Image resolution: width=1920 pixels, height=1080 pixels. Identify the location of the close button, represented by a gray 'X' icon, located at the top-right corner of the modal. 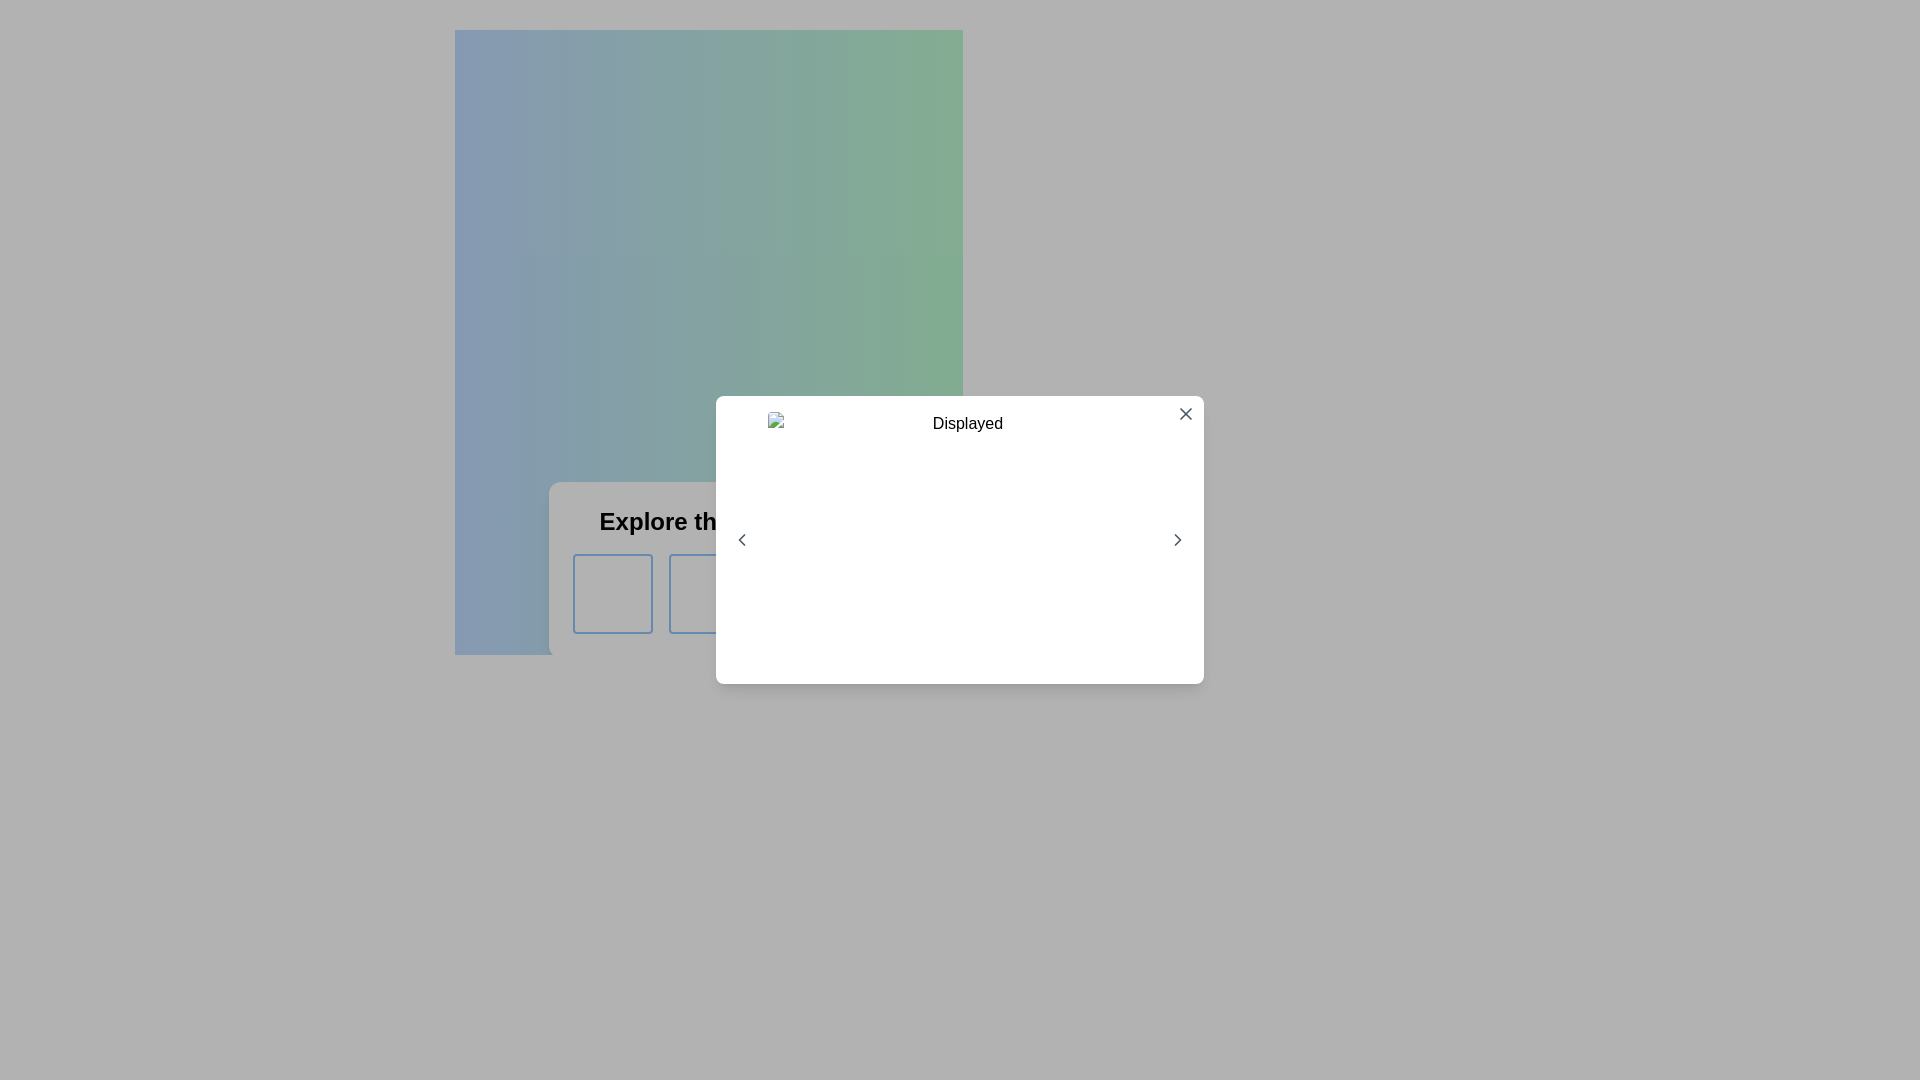
(1185, 412).